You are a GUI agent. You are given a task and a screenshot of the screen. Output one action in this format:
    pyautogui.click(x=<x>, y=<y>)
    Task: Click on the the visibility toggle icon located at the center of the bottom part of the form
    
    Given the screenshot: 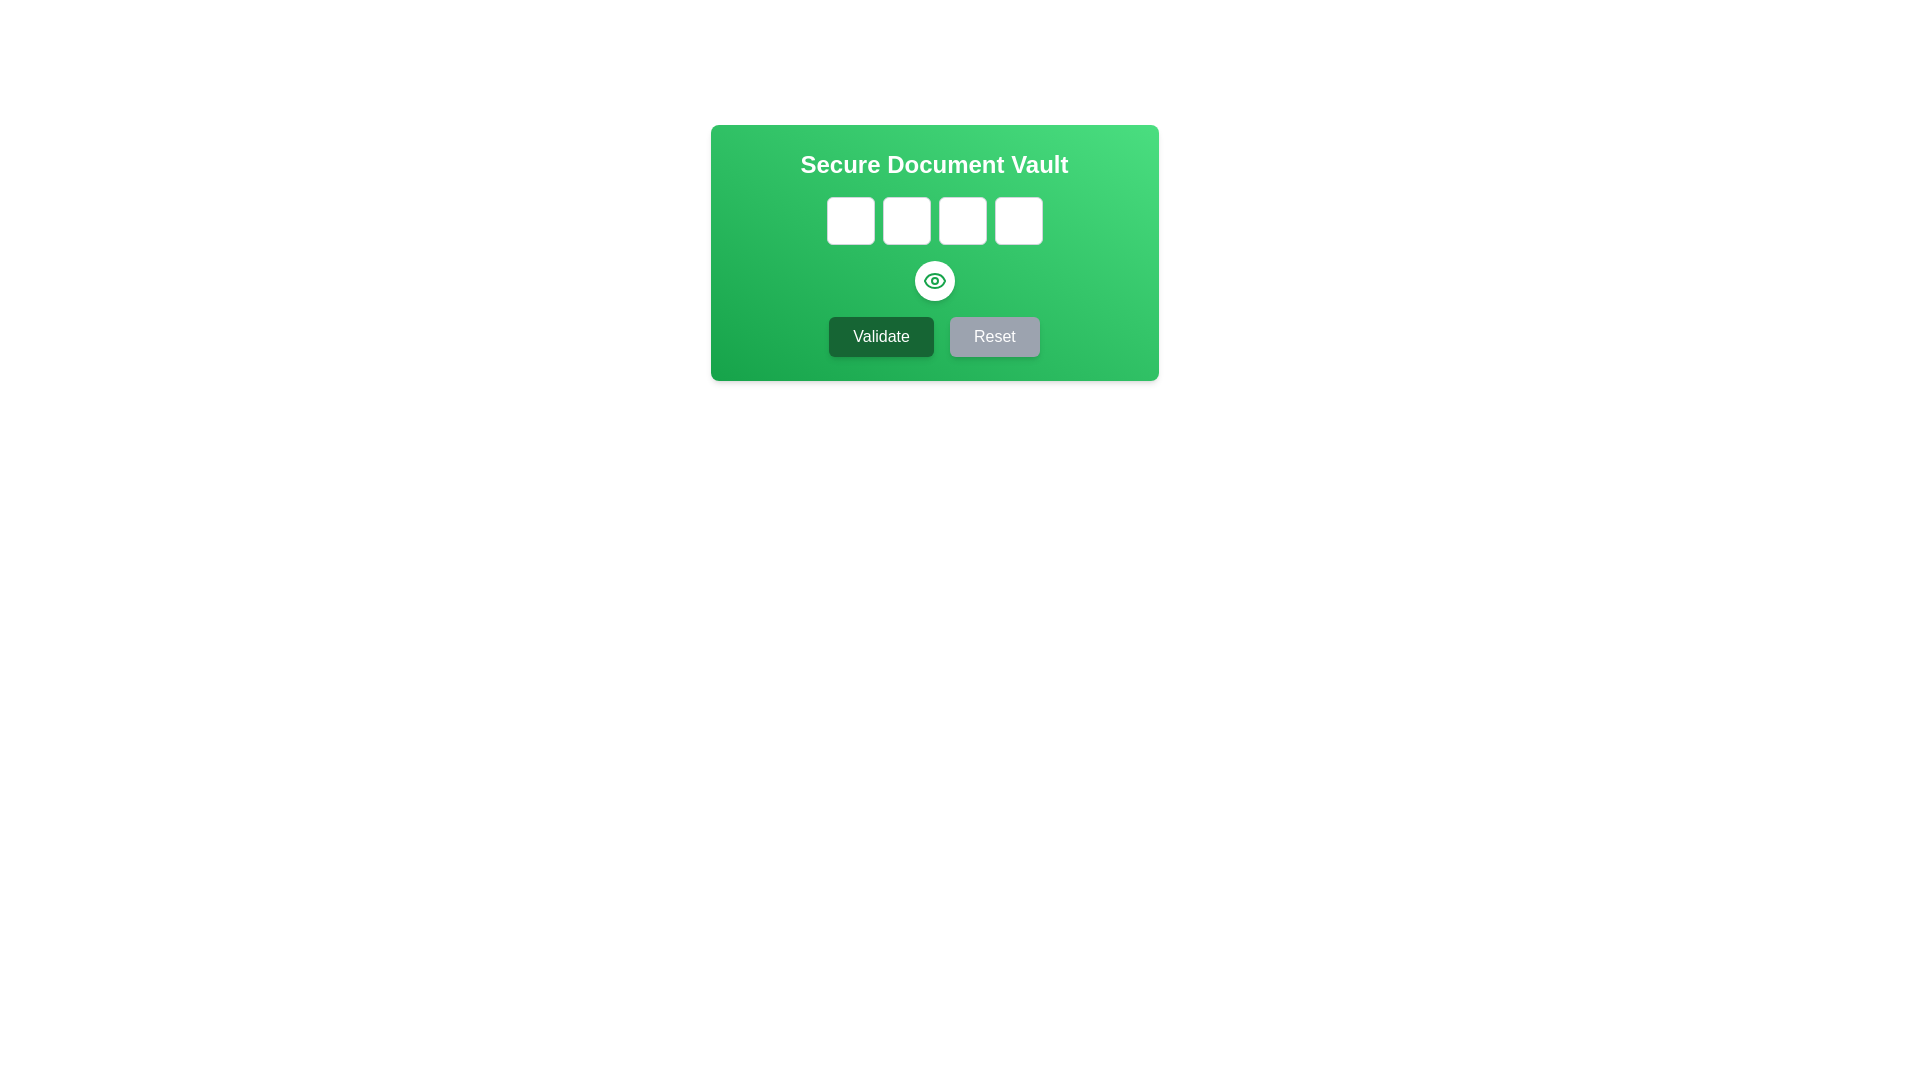 What is the action you would take?
    pyautogui.click(x=933, y=281)
    